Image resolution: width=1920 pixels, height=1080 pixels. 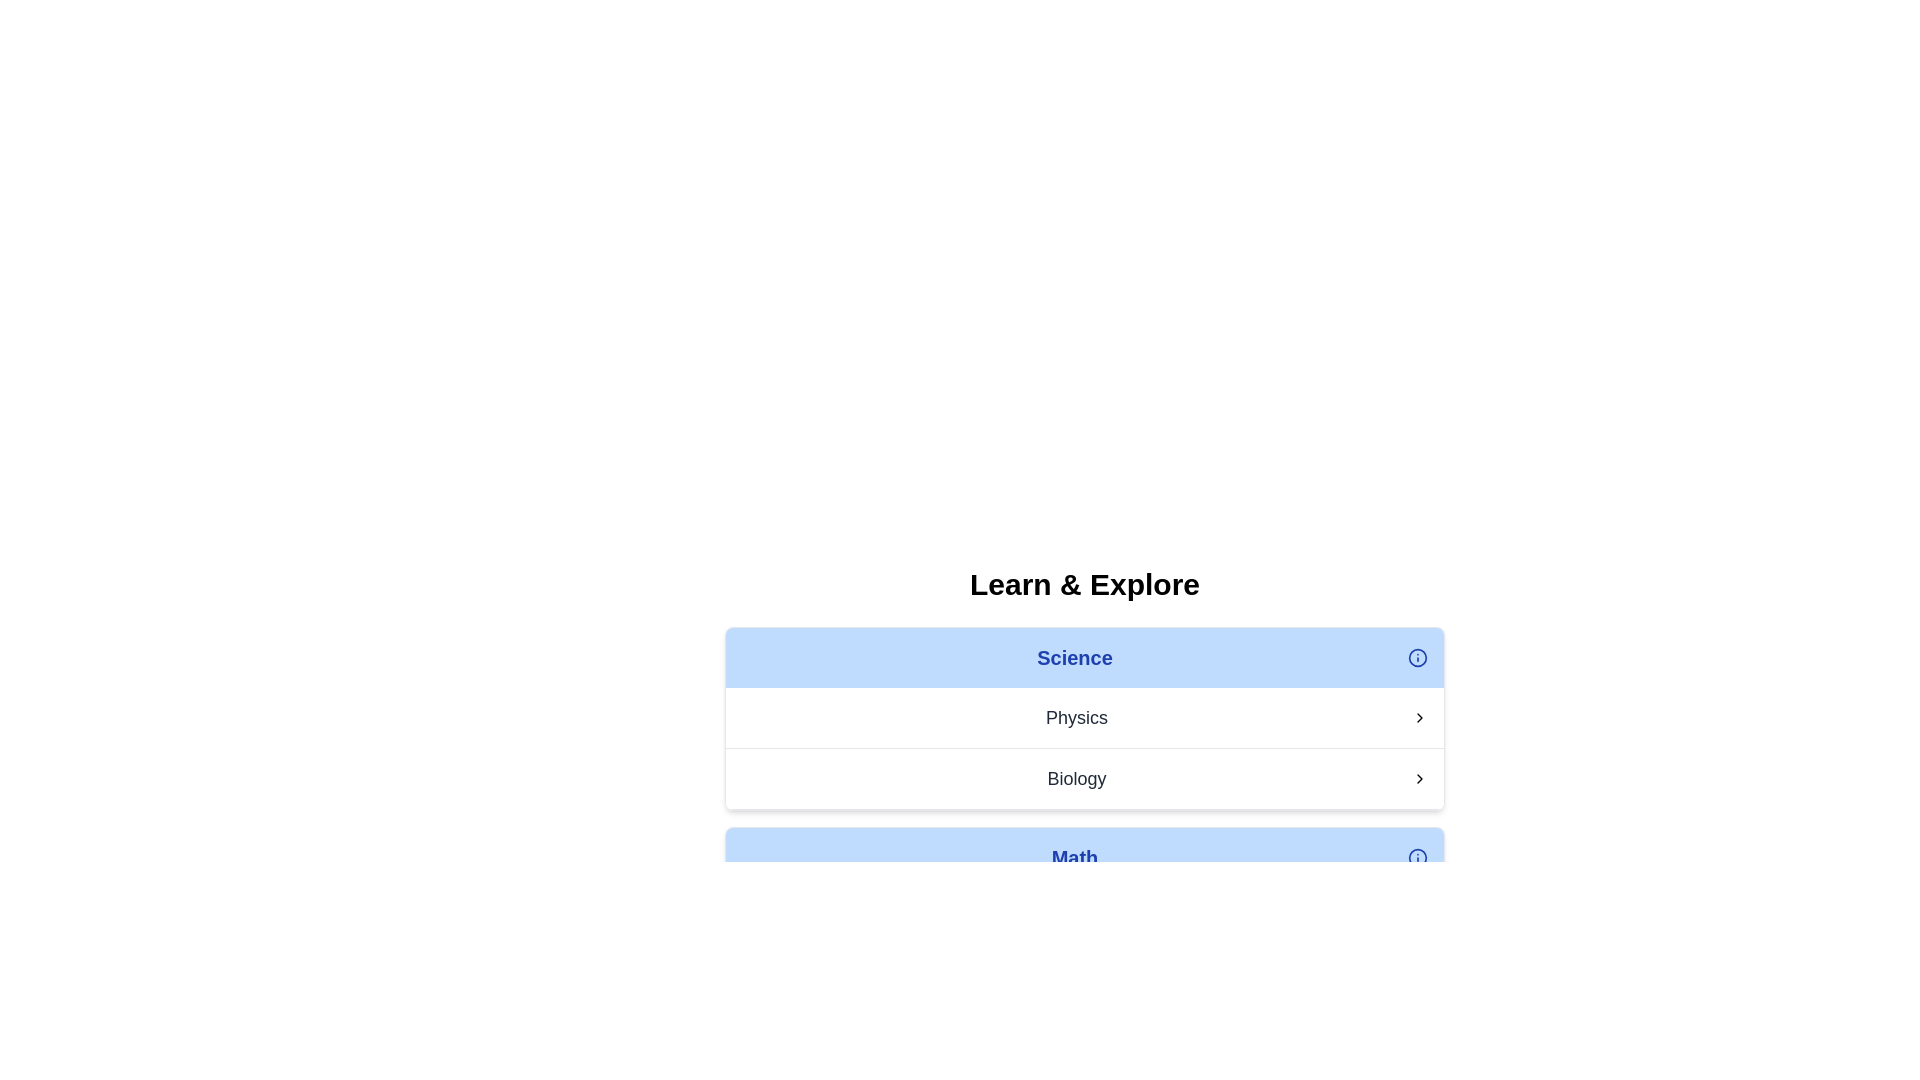 What do you see at coordinates (1083, 736) in the screenshot?
I see `the interactive list item for 'Physics', which is the second item under the 'Learn & Explore' section` at bounding box center [1083, 736].